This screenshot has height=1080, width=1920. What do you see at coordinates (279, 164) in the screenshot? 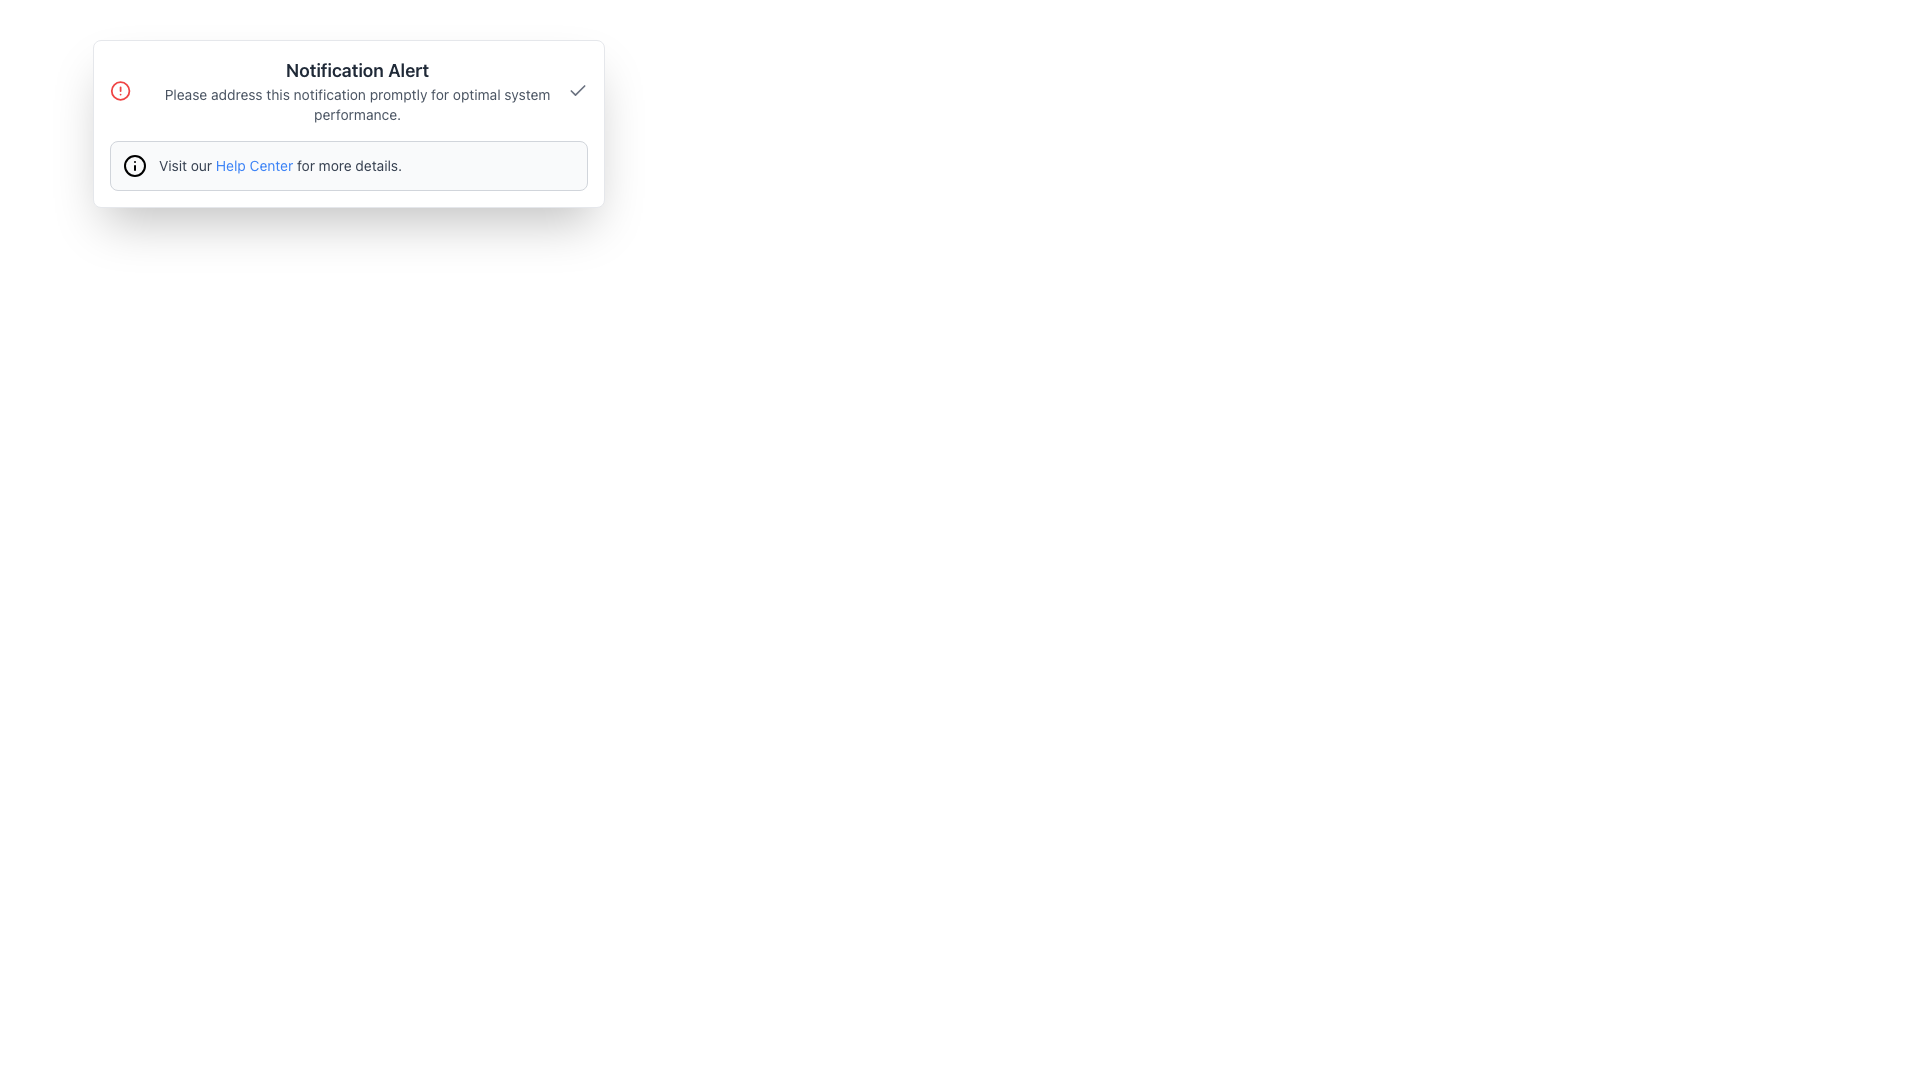
I see `the 'Help Center' hyperlink in the text snippet styled with a smaller font size and gray color, located in the lower section of the notification box` at bounding box center [279, 164].